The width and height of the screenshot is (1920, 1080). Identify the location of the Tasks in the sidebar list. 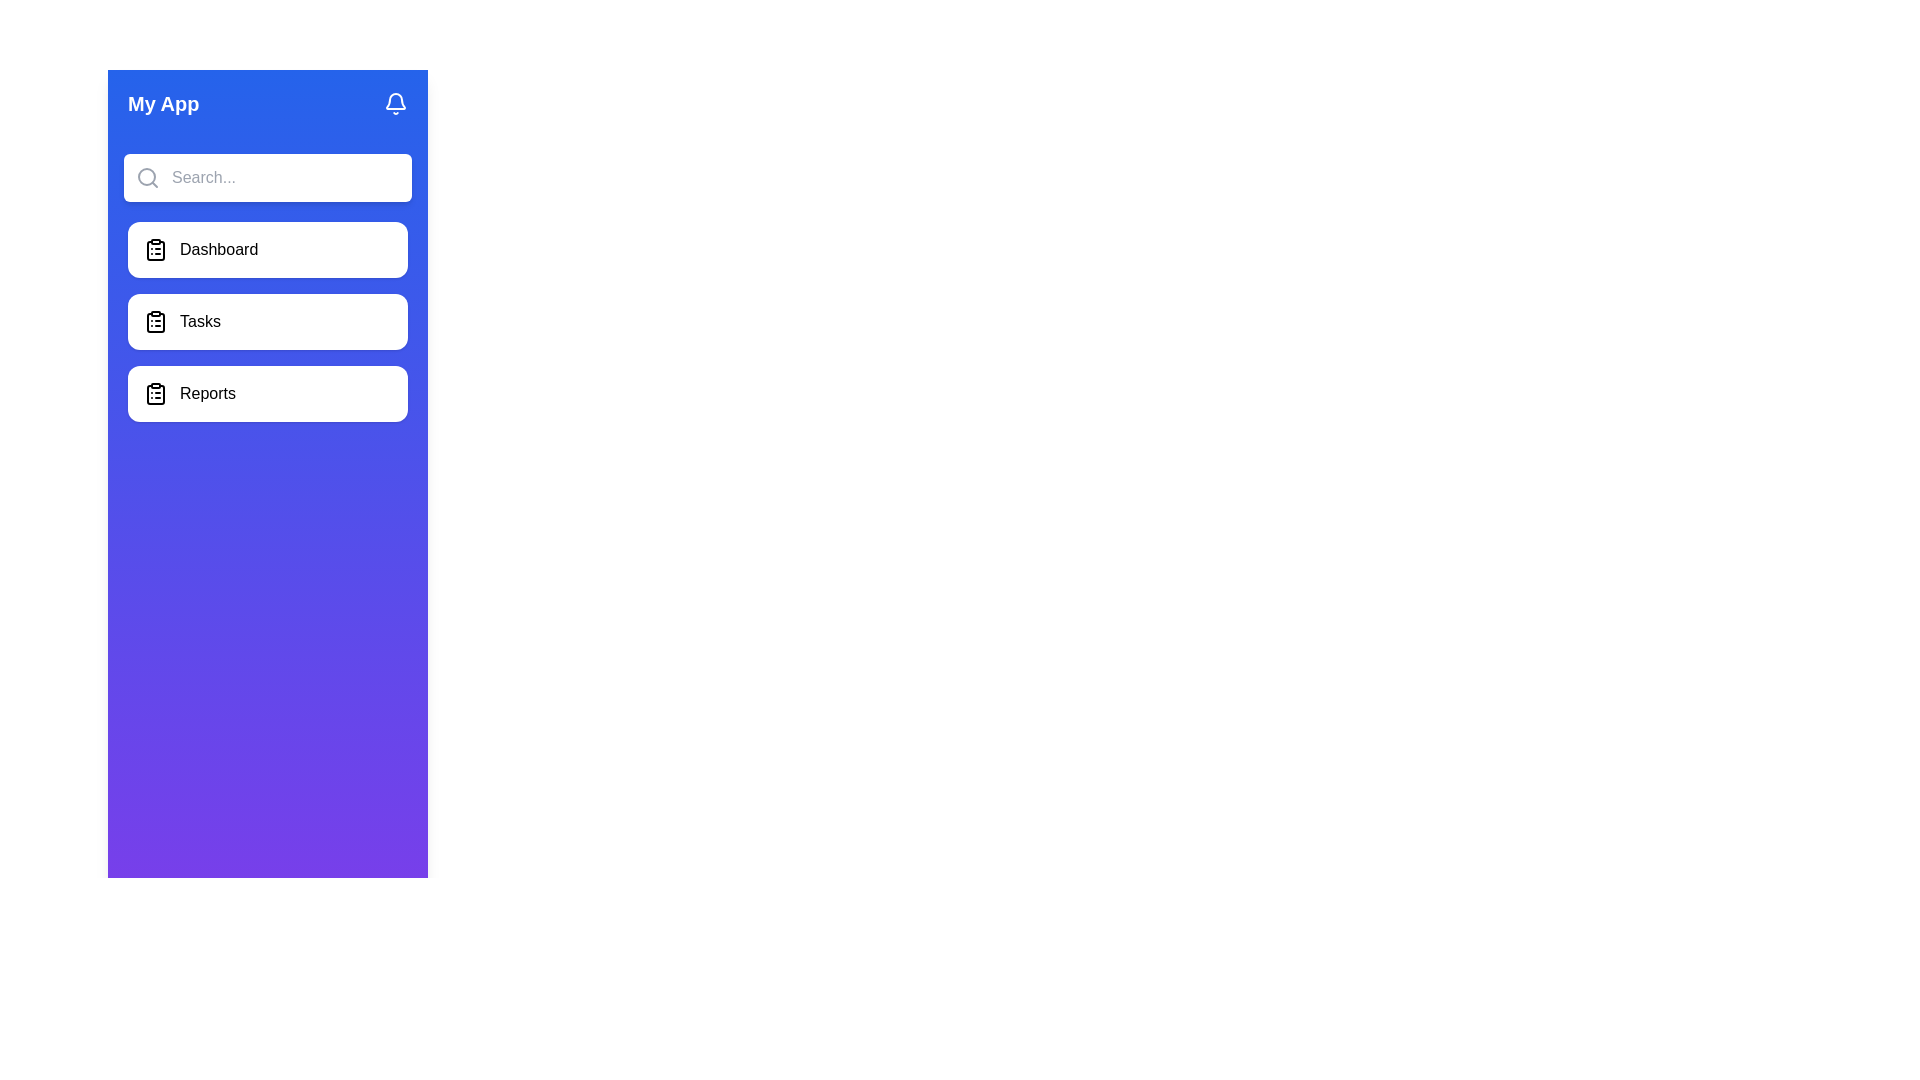
(267, 320).